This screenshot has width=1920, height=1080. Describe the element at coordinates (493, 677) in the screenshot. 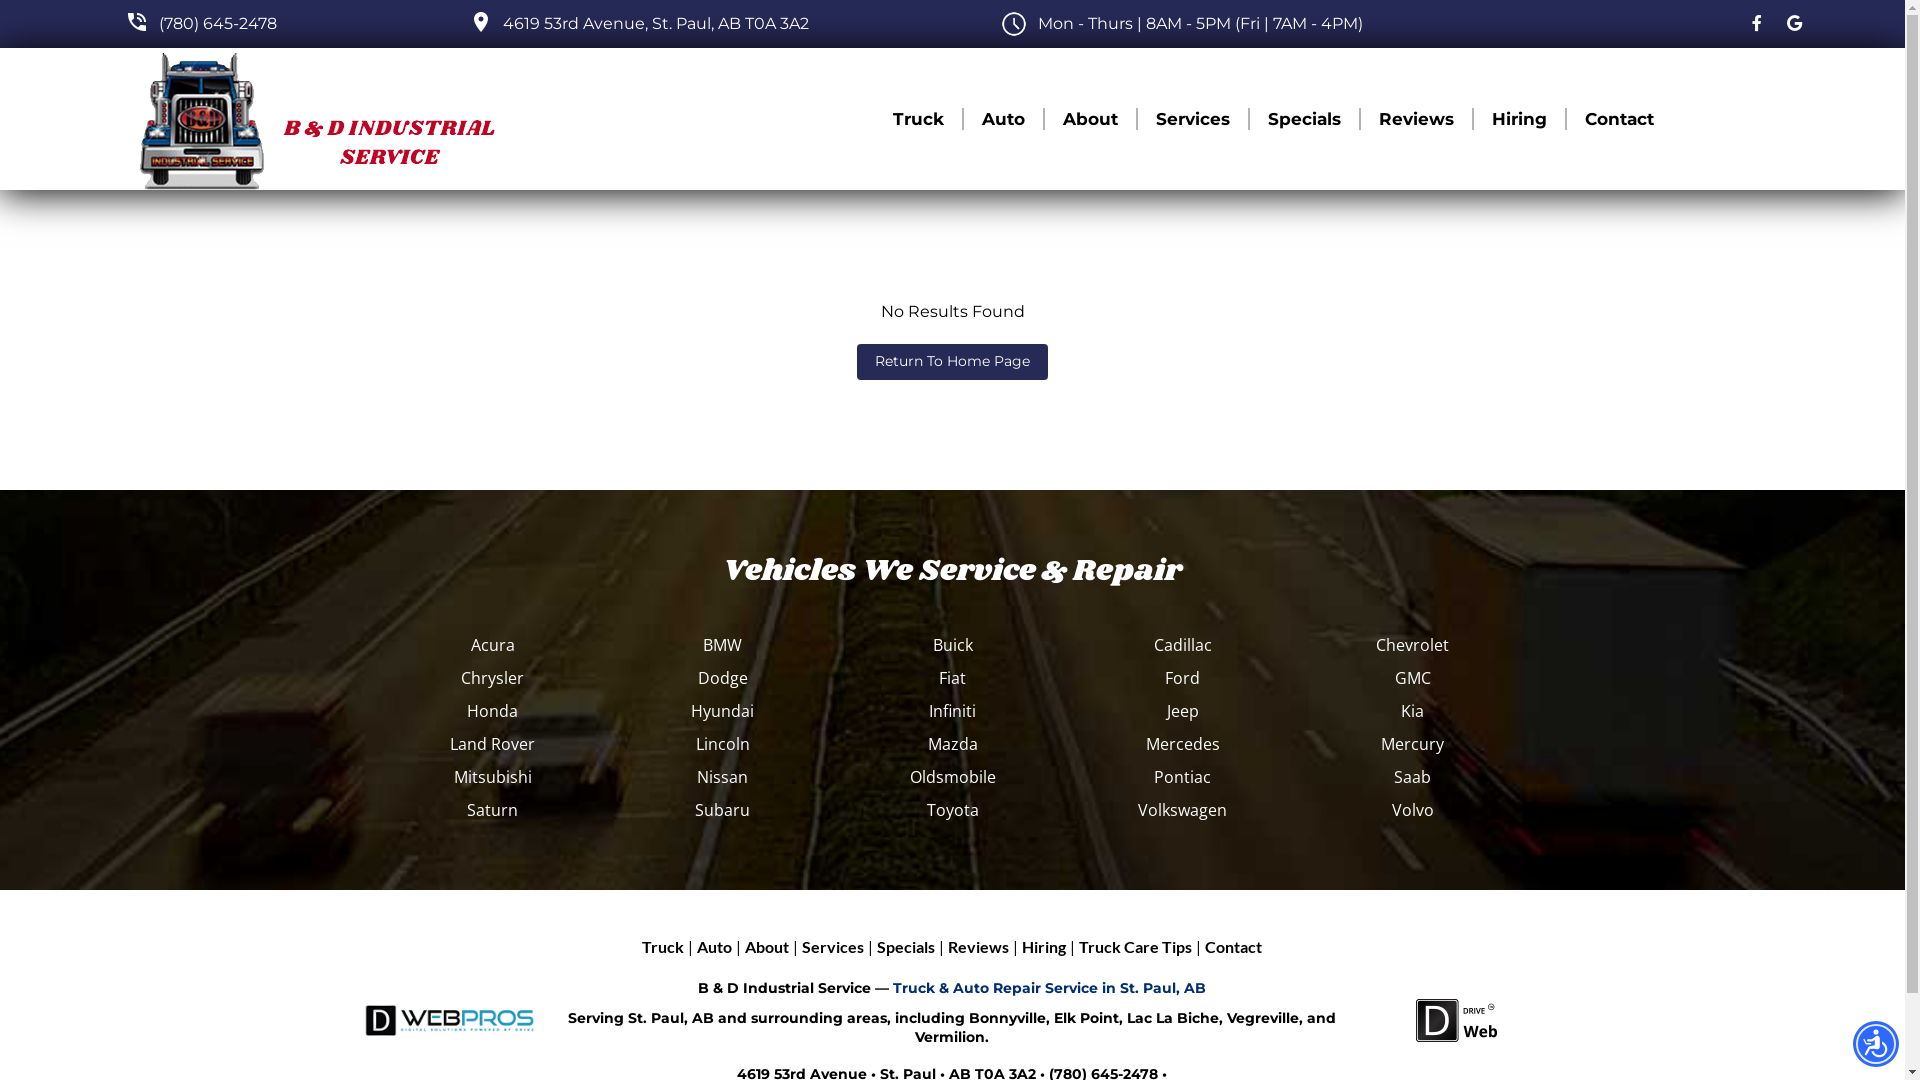

I see `'Chrysler'` at that location.